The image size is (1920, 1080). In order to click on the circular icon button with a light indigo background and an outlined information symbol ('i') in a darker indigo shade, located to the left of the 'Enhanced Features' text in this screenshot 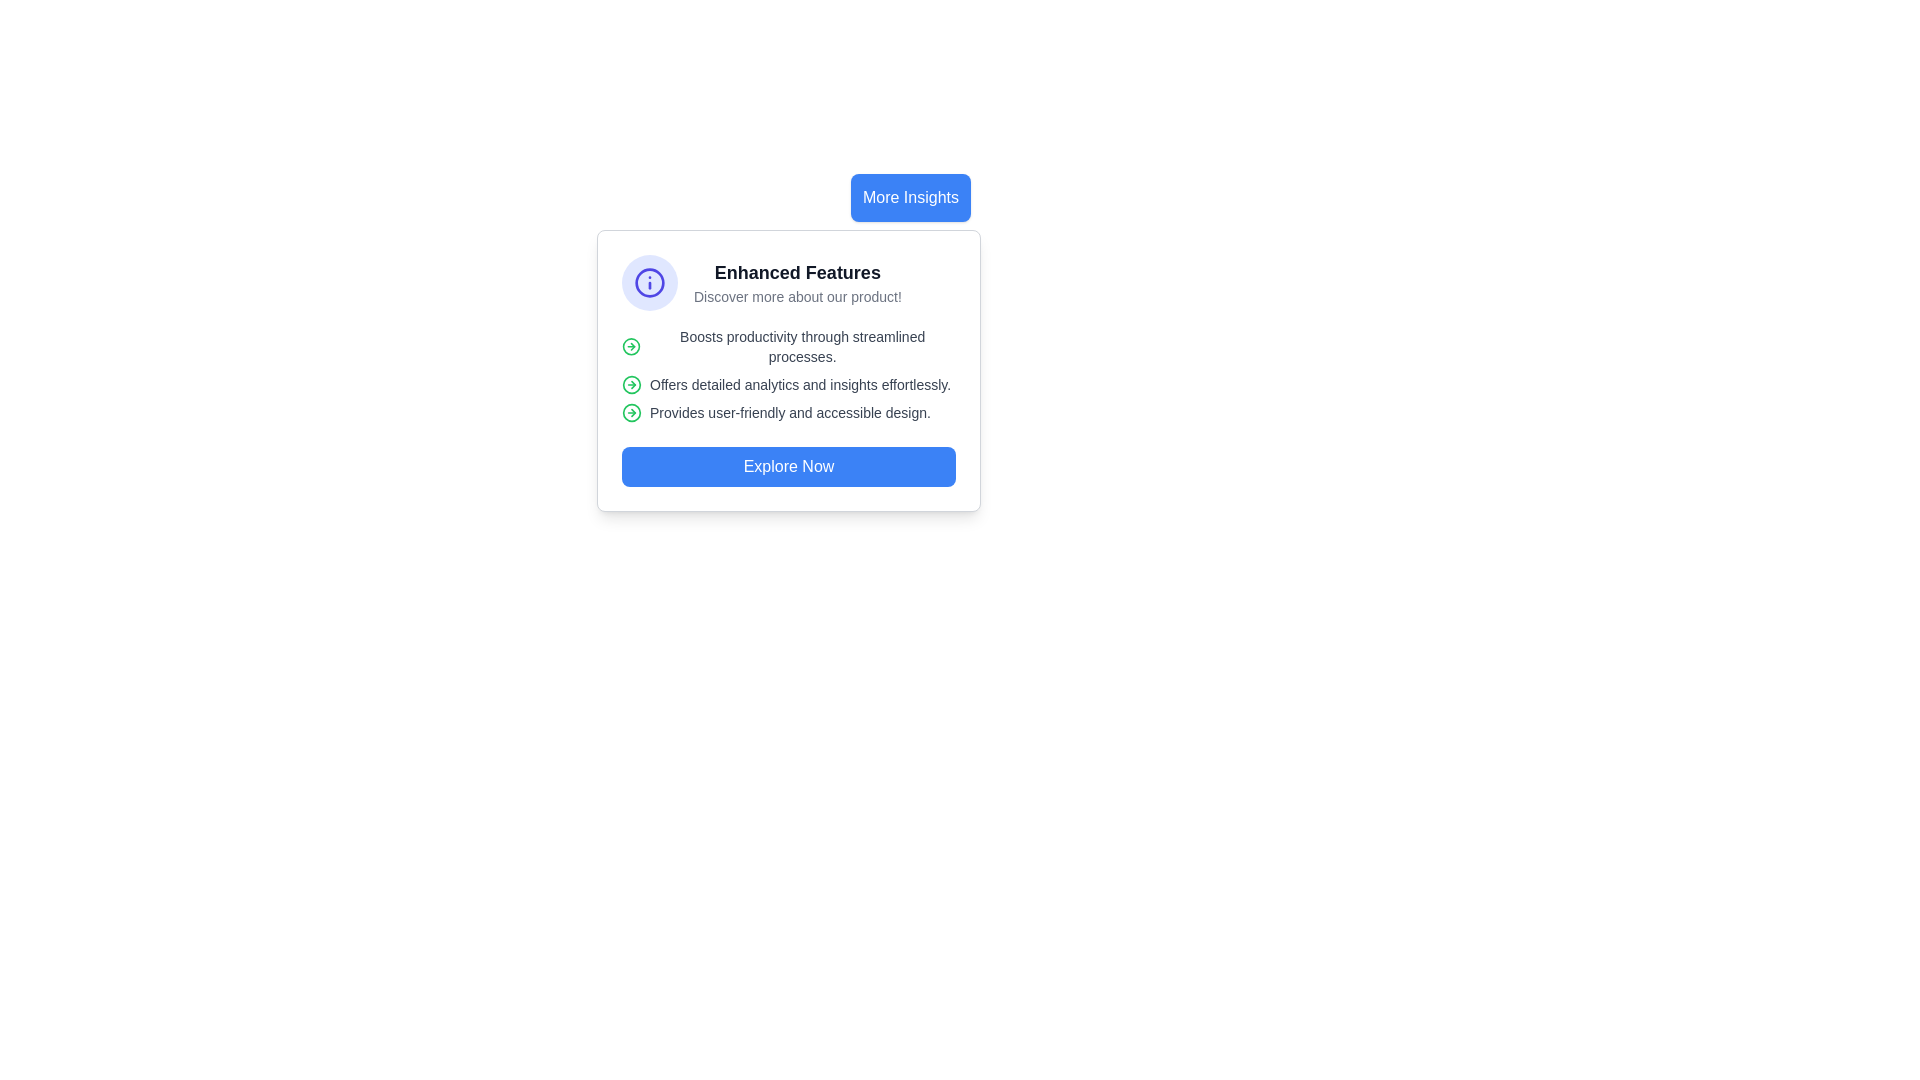, I will do `click(649, 282)`.